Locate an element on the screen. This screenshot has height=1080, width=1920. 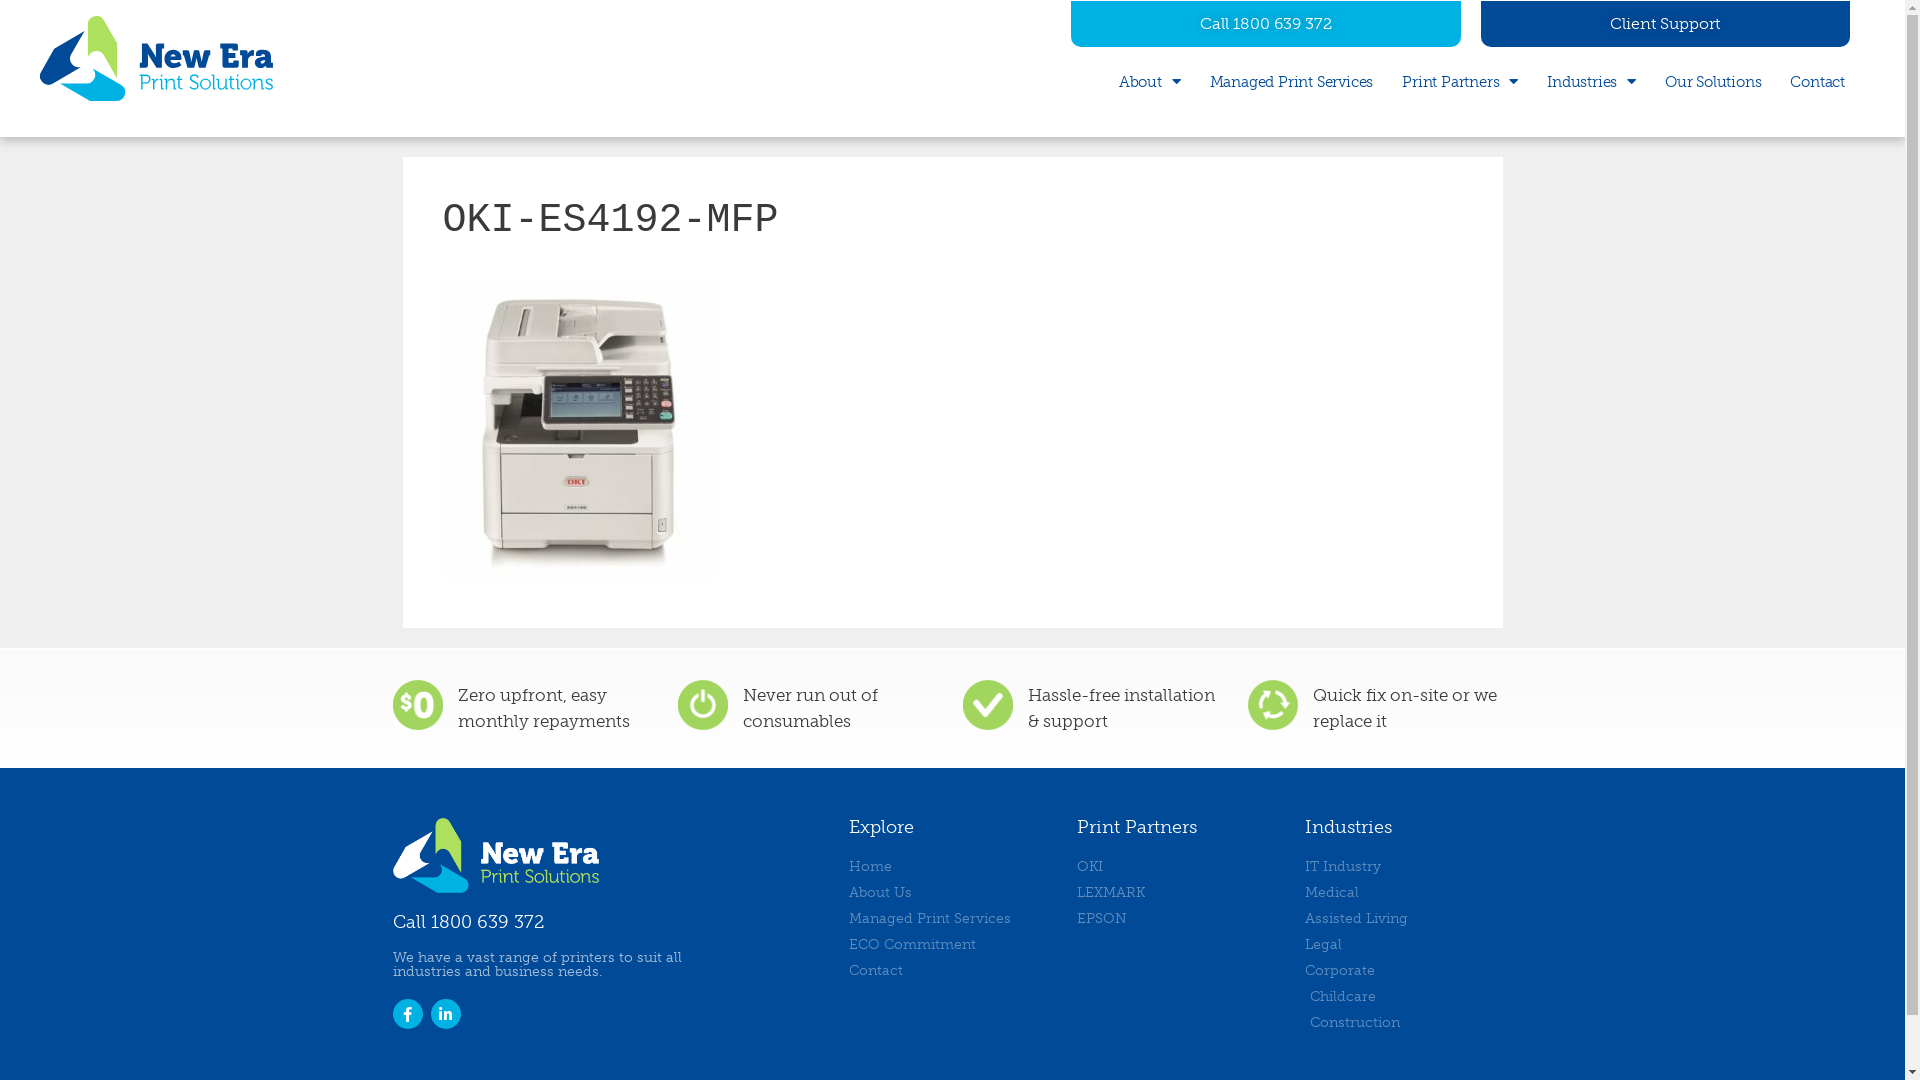
'Print Partners' is located at coordinates (1400, 80).